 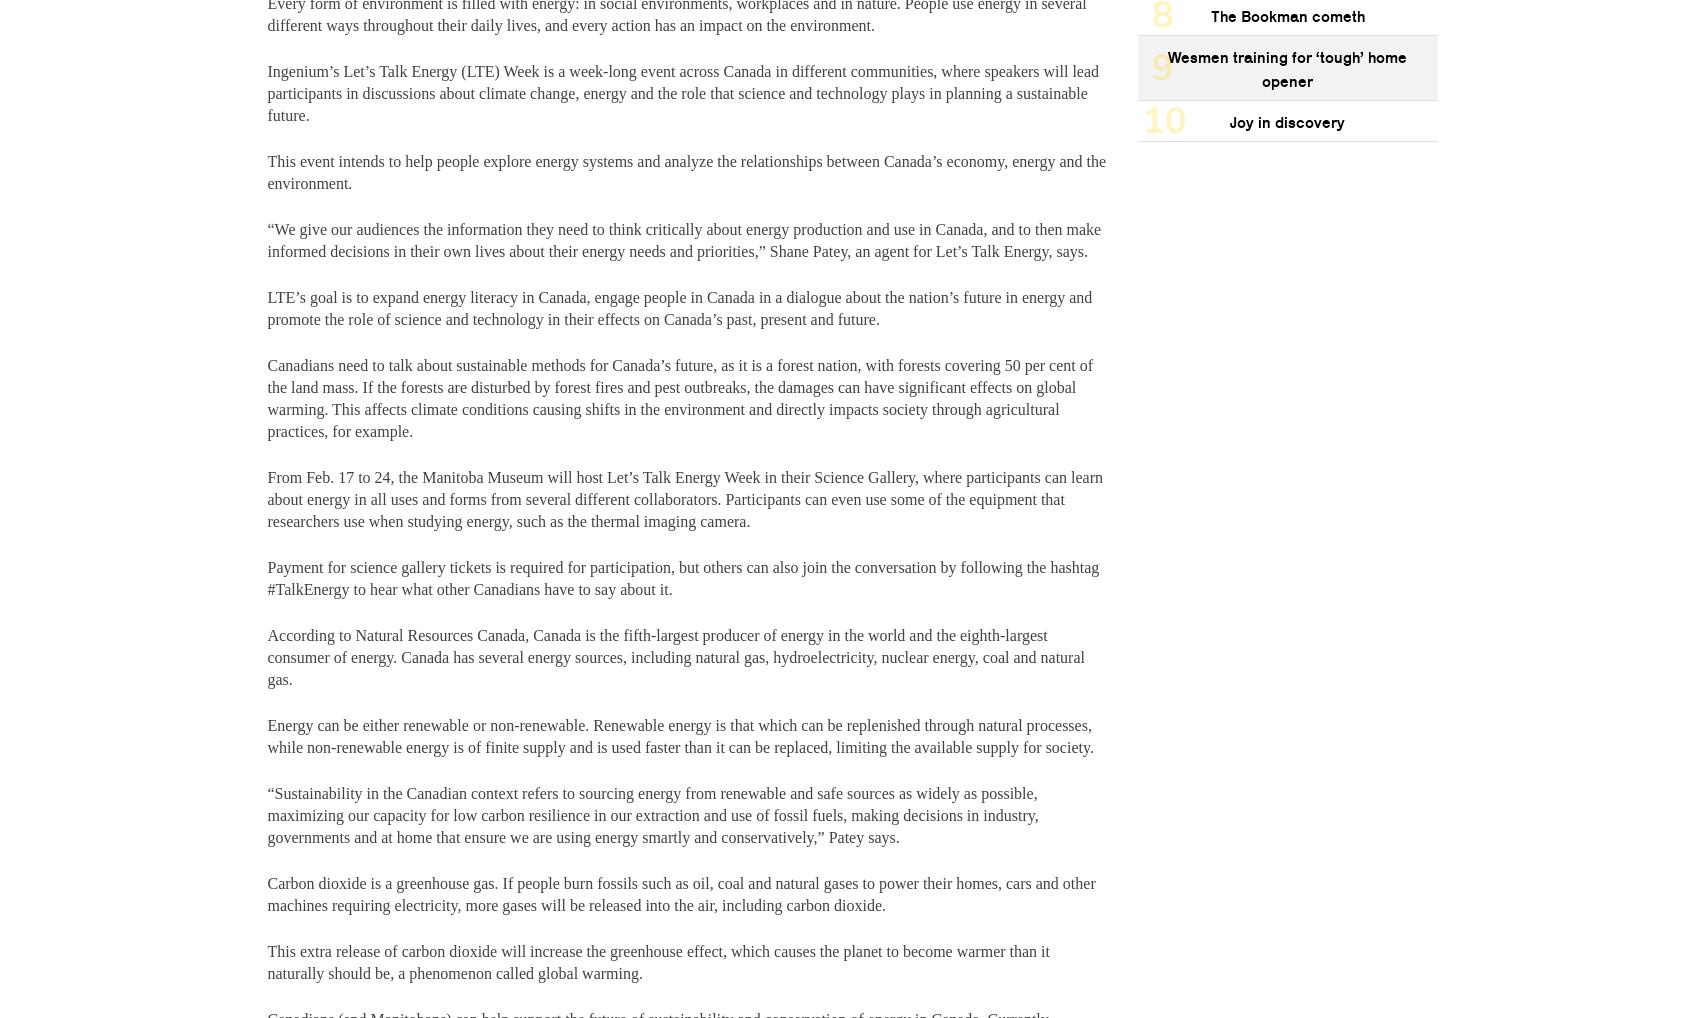 I want to click on 'Energy can be either renewable or non-renewable. Renewable energy is that which can be replenished through natural processes, while non-renewable energy is of finite supply and is used faster than it can be replaced, limiting the available supply for society.', so click(x=679, y=734).